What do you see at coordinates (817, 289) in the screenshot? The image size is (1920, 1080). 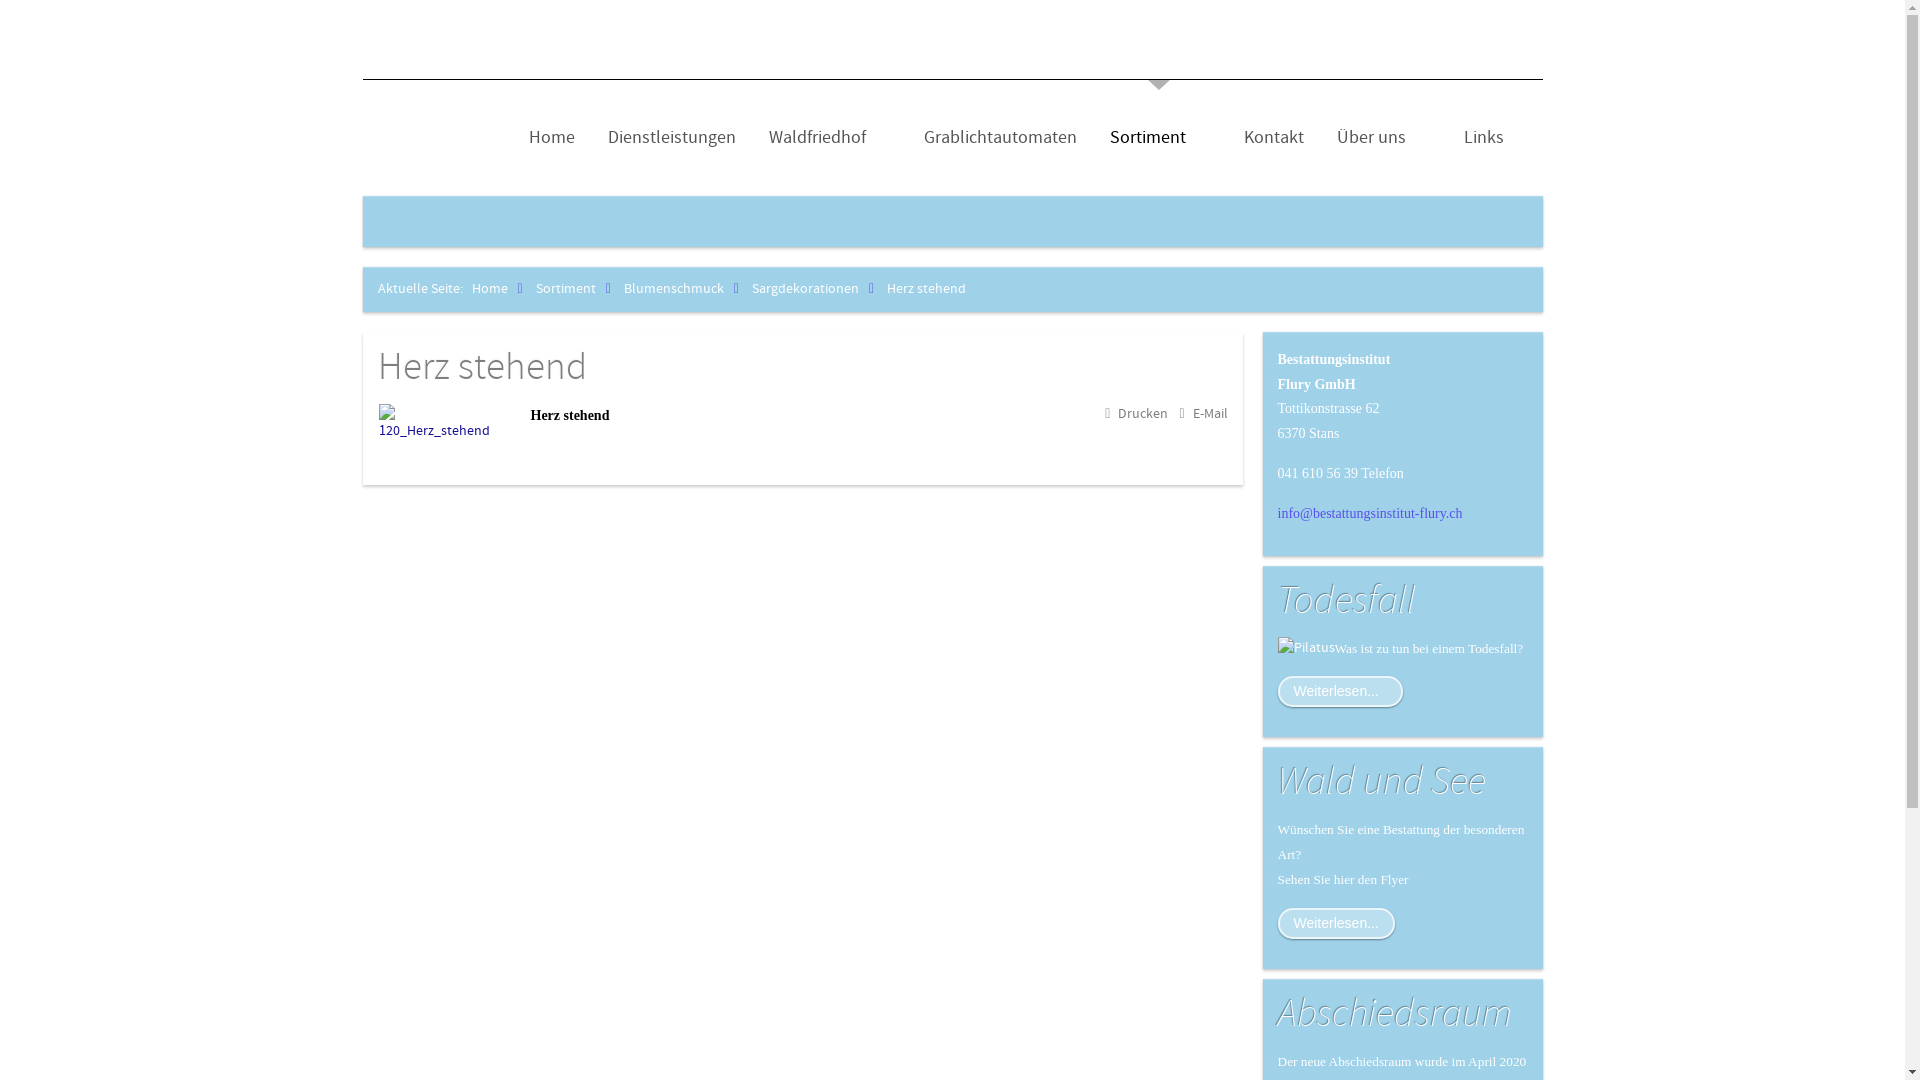 I see `'Sargdekorationen'` at bounding box center [817, 289].